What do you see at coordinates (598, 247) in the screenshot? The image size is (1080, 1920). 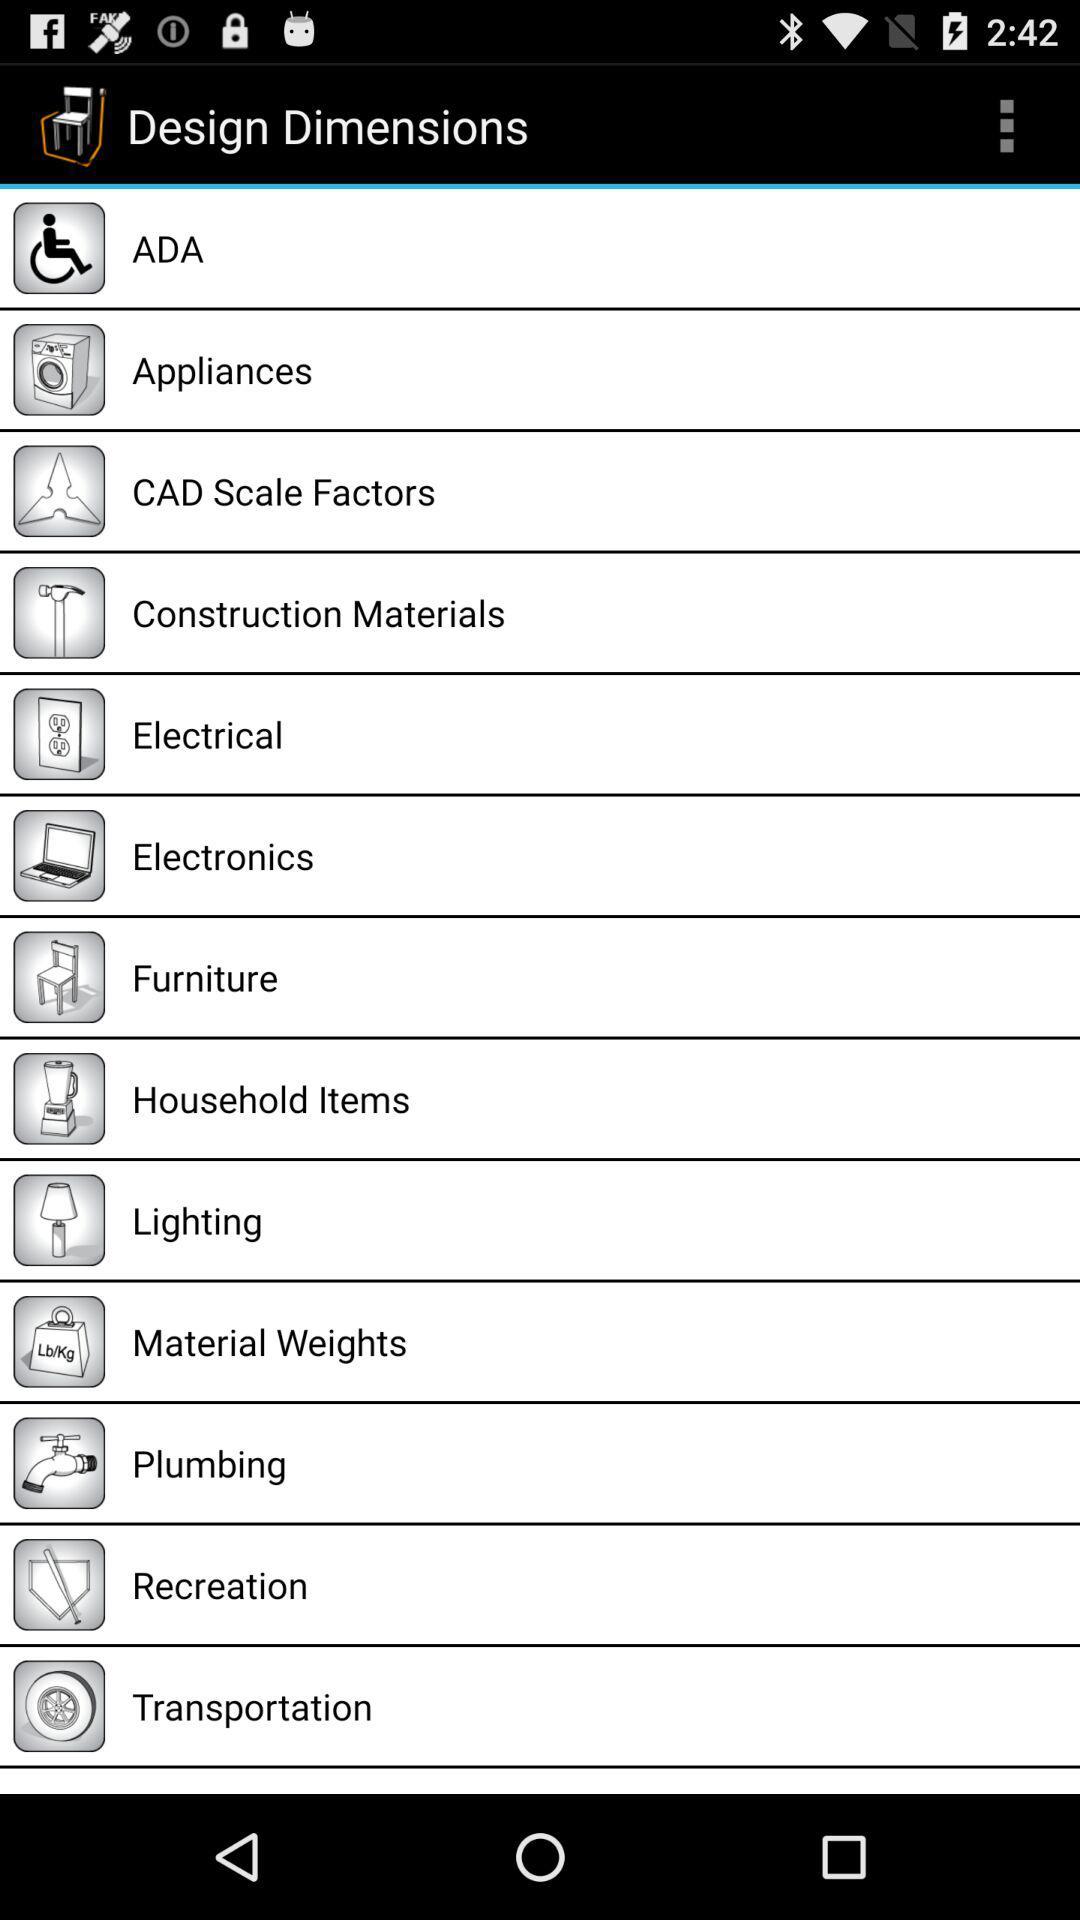 I see `ada` at bounding box center [598, 247].